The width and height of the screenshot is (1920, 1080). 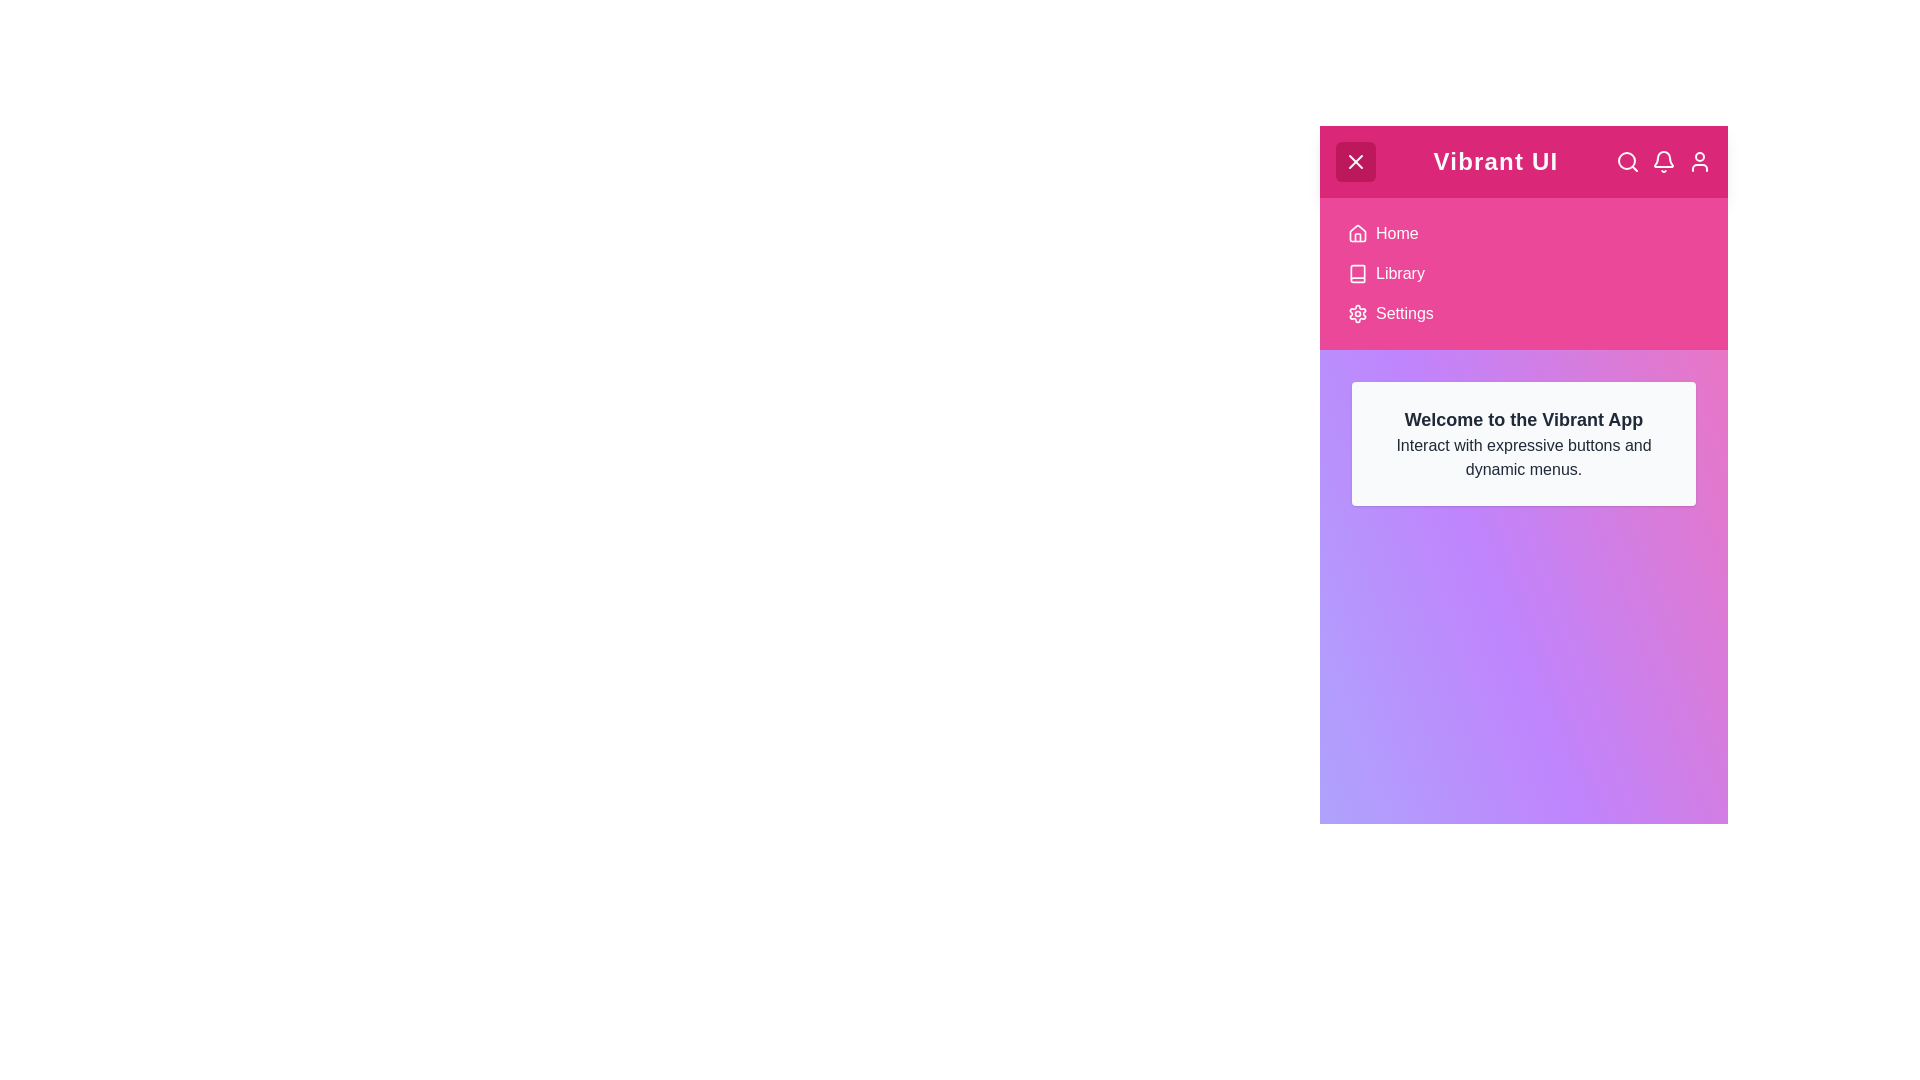 What do you see at coordinates (1627, 161) in the screenshot?
I see `the search button in the header` at bounding box center [1627, 161].